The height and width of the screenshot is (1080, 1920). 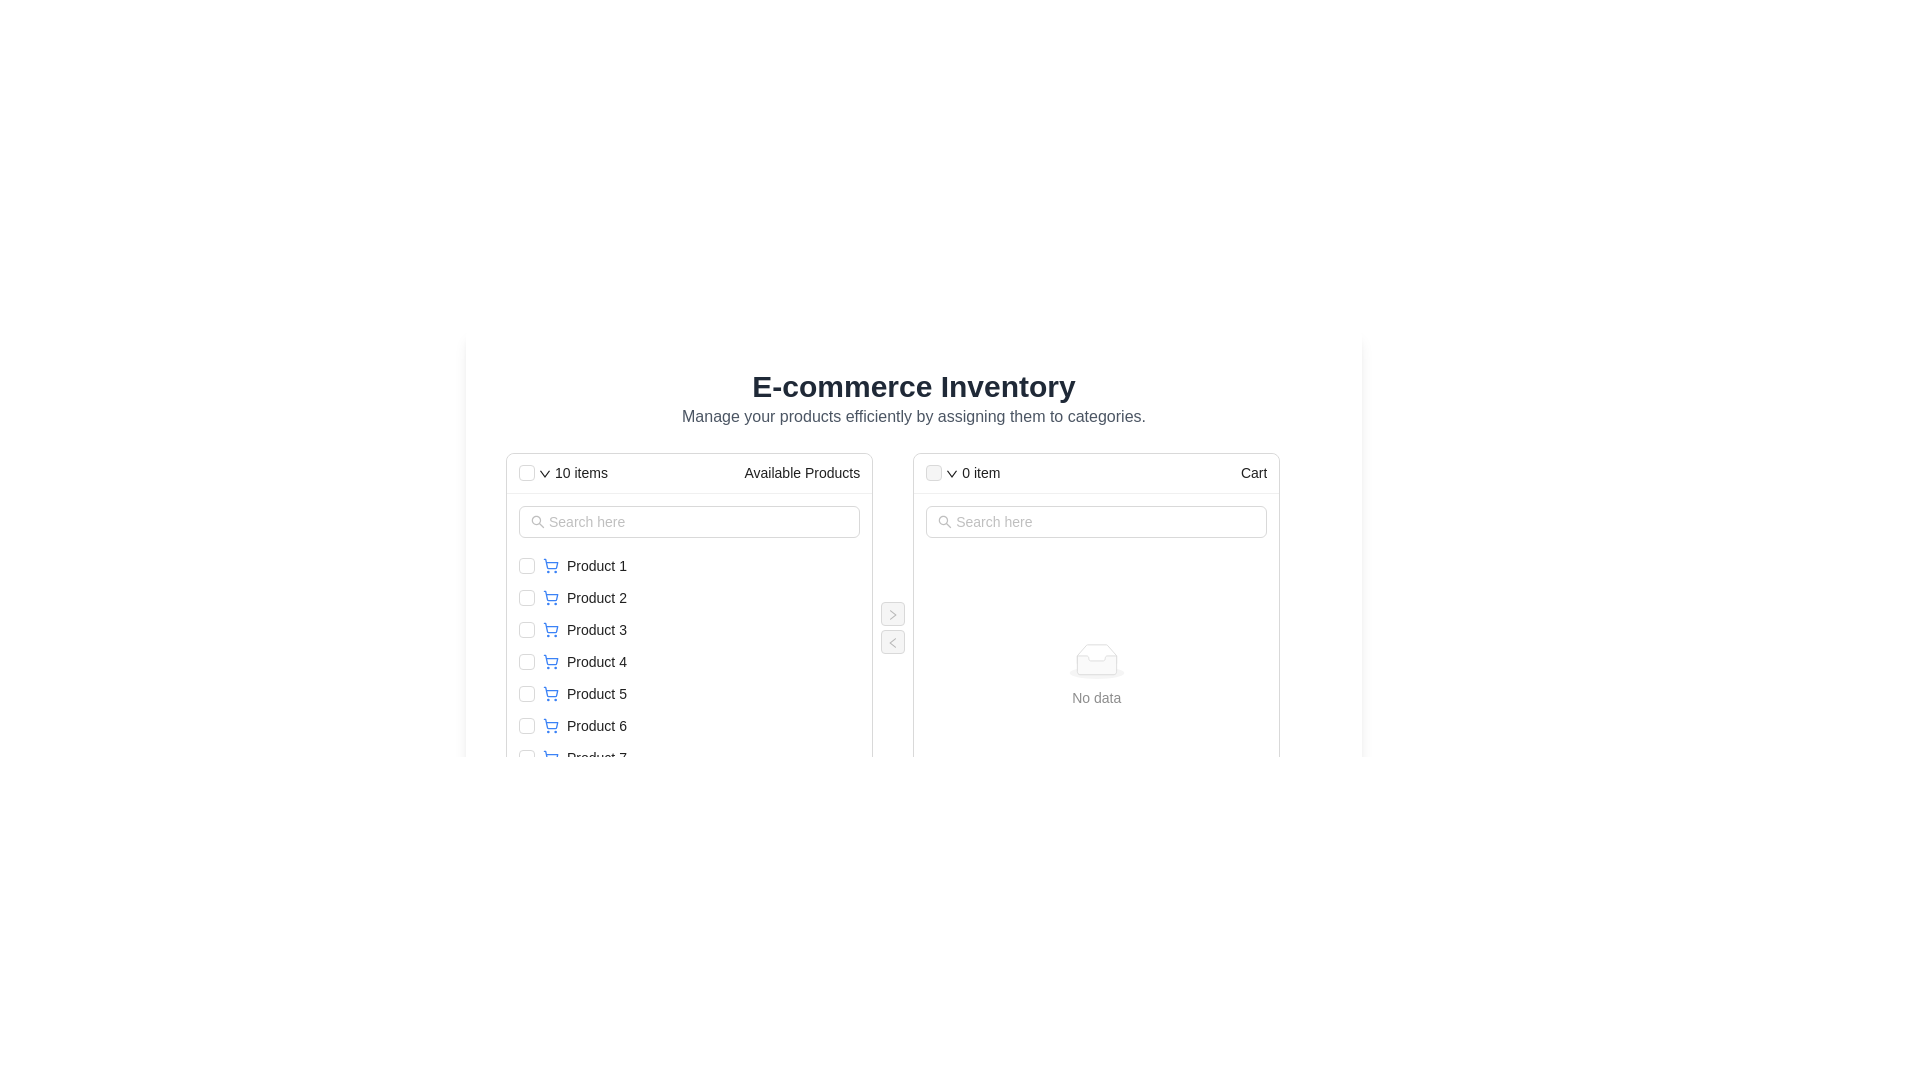 I want to click on the checkbox that allows users to select or deselect the 'Product 4' item in the list, so click(x=527, y=662).